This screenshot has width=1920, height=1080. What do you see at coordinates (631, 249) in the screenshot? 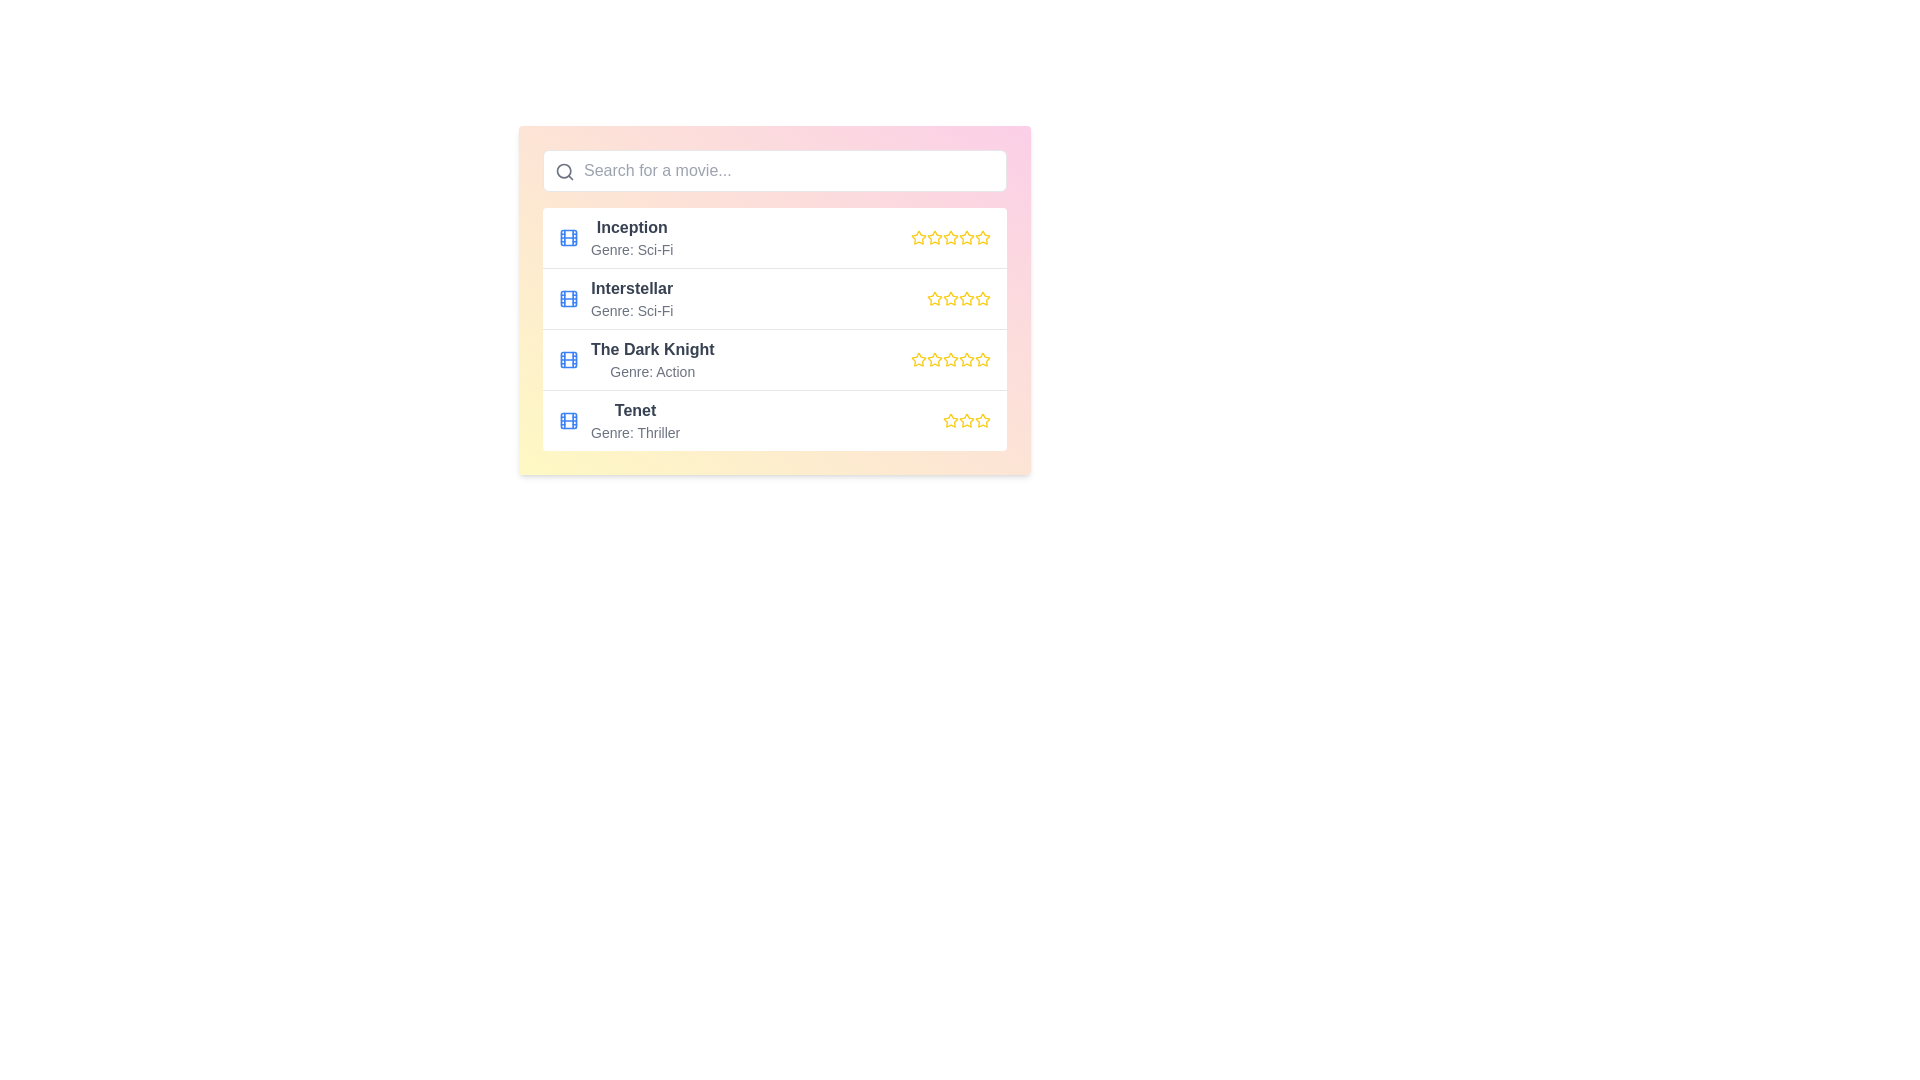
I see `the displayed genre information of the text label showing 'Genre: Sci-Fi' located directly beneath the 'Inception' title` at bounding box center [631, 249].